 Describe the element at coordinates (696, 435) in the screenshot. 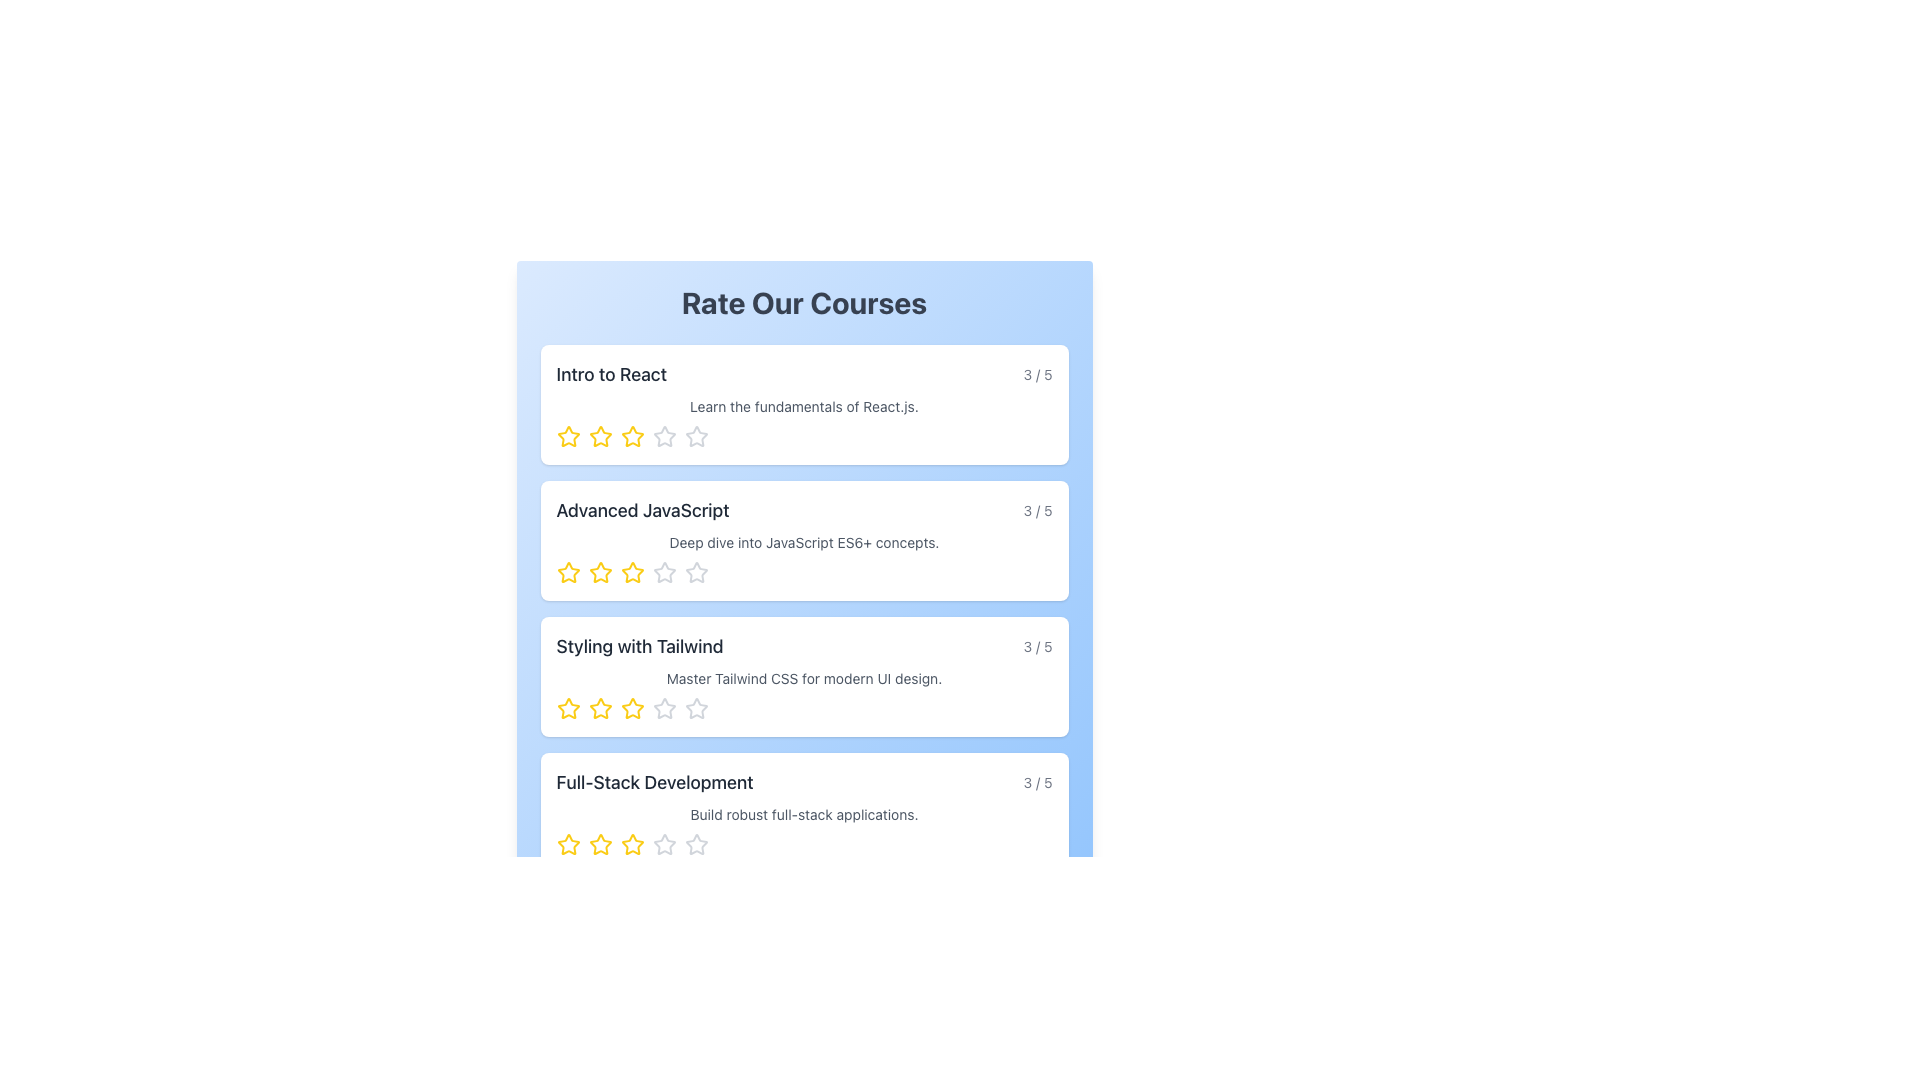

I see `the fourth star icon in the course rating system for 'Intro to React' to rate it` at that location.